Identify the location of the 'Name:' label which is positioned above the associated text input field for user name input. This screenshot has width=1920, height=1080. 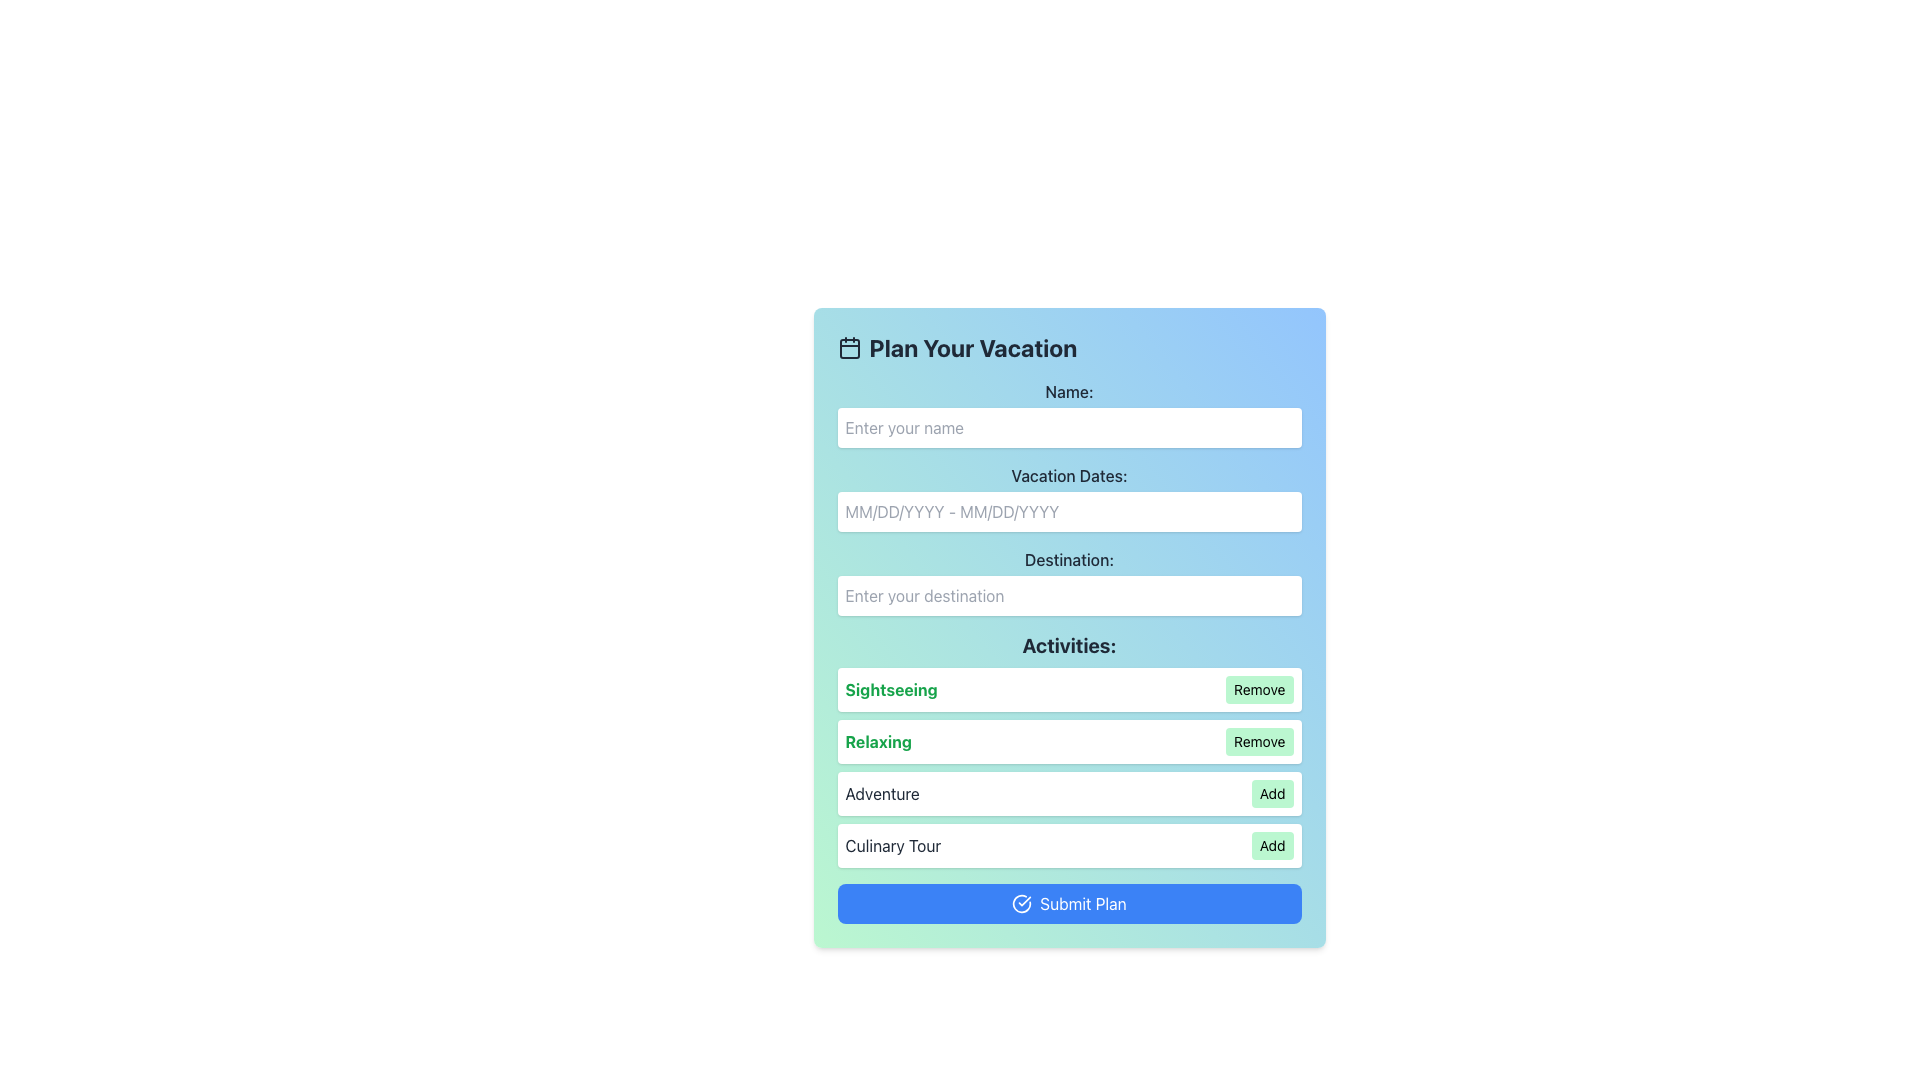
(1068, 412).